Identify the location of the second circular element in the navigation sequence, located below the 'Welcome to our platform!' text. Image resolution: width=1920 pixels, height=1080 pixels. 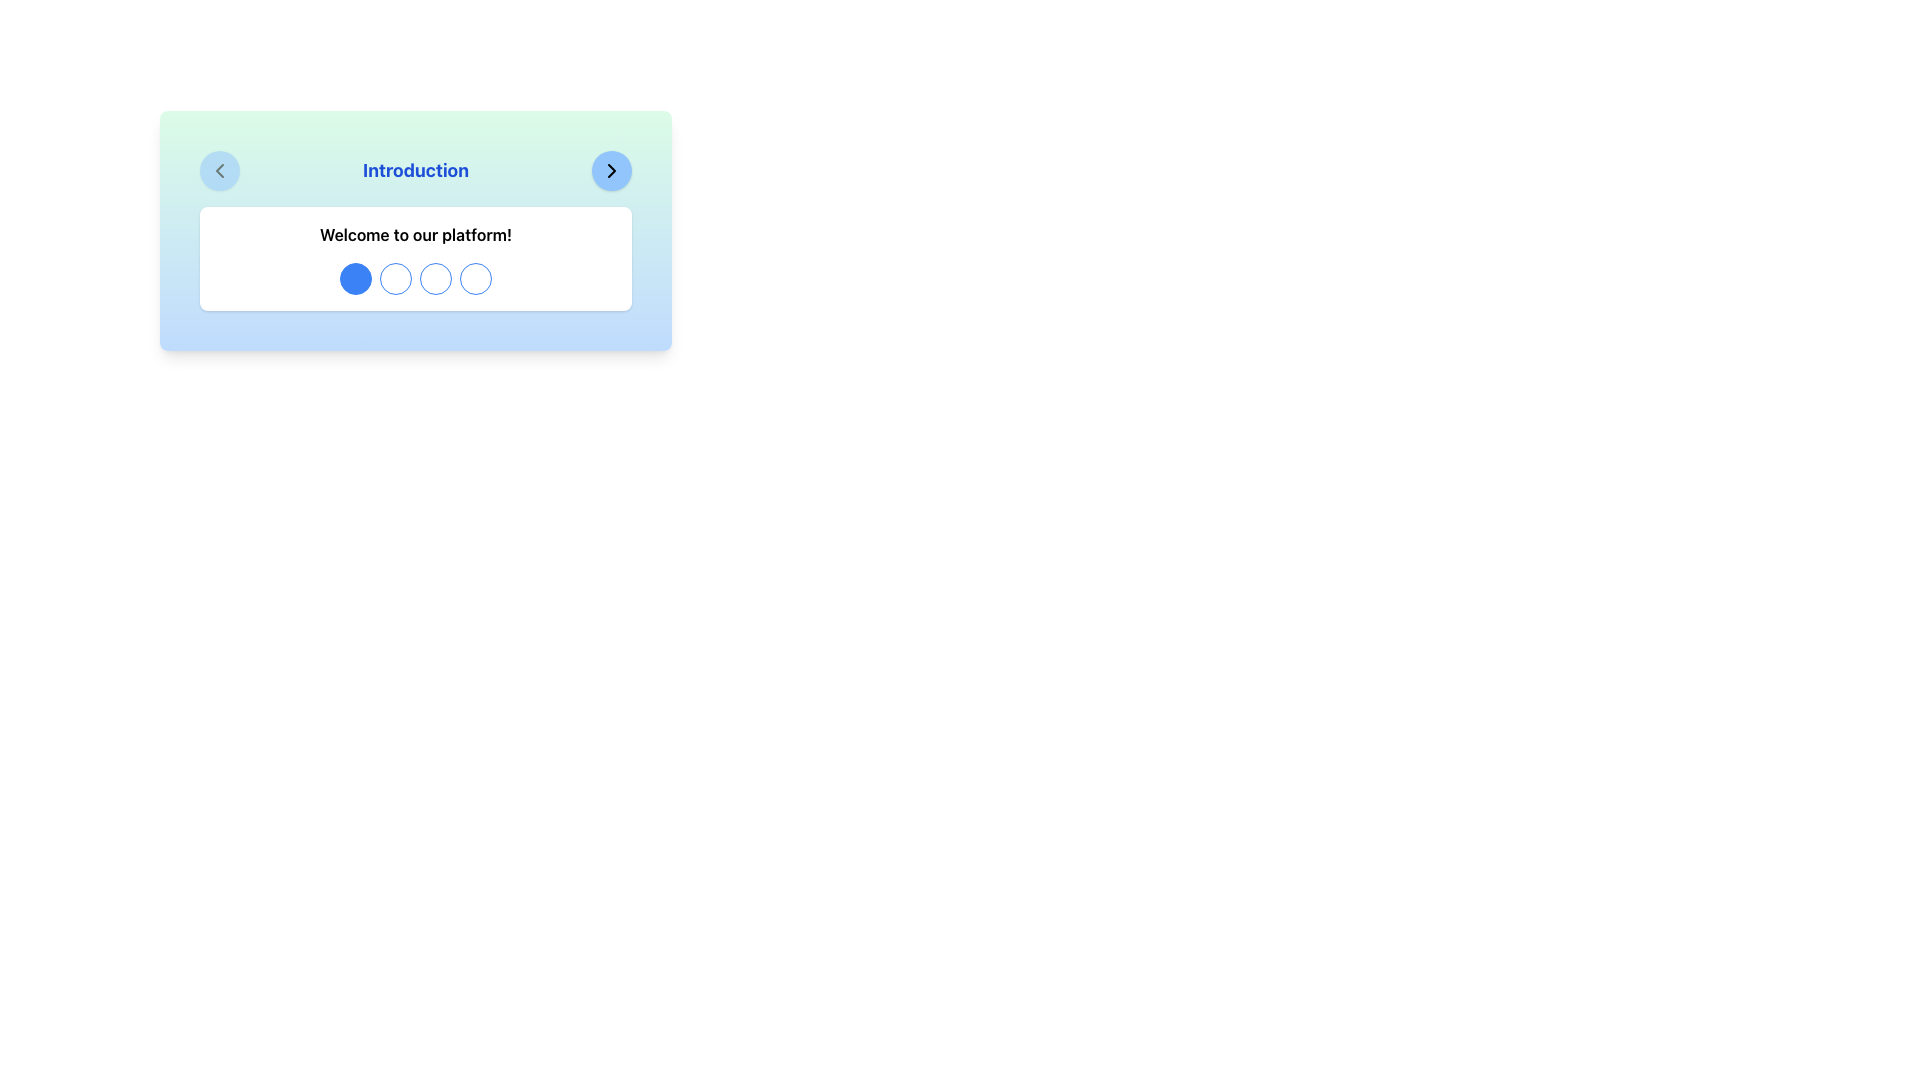
(395, 278).